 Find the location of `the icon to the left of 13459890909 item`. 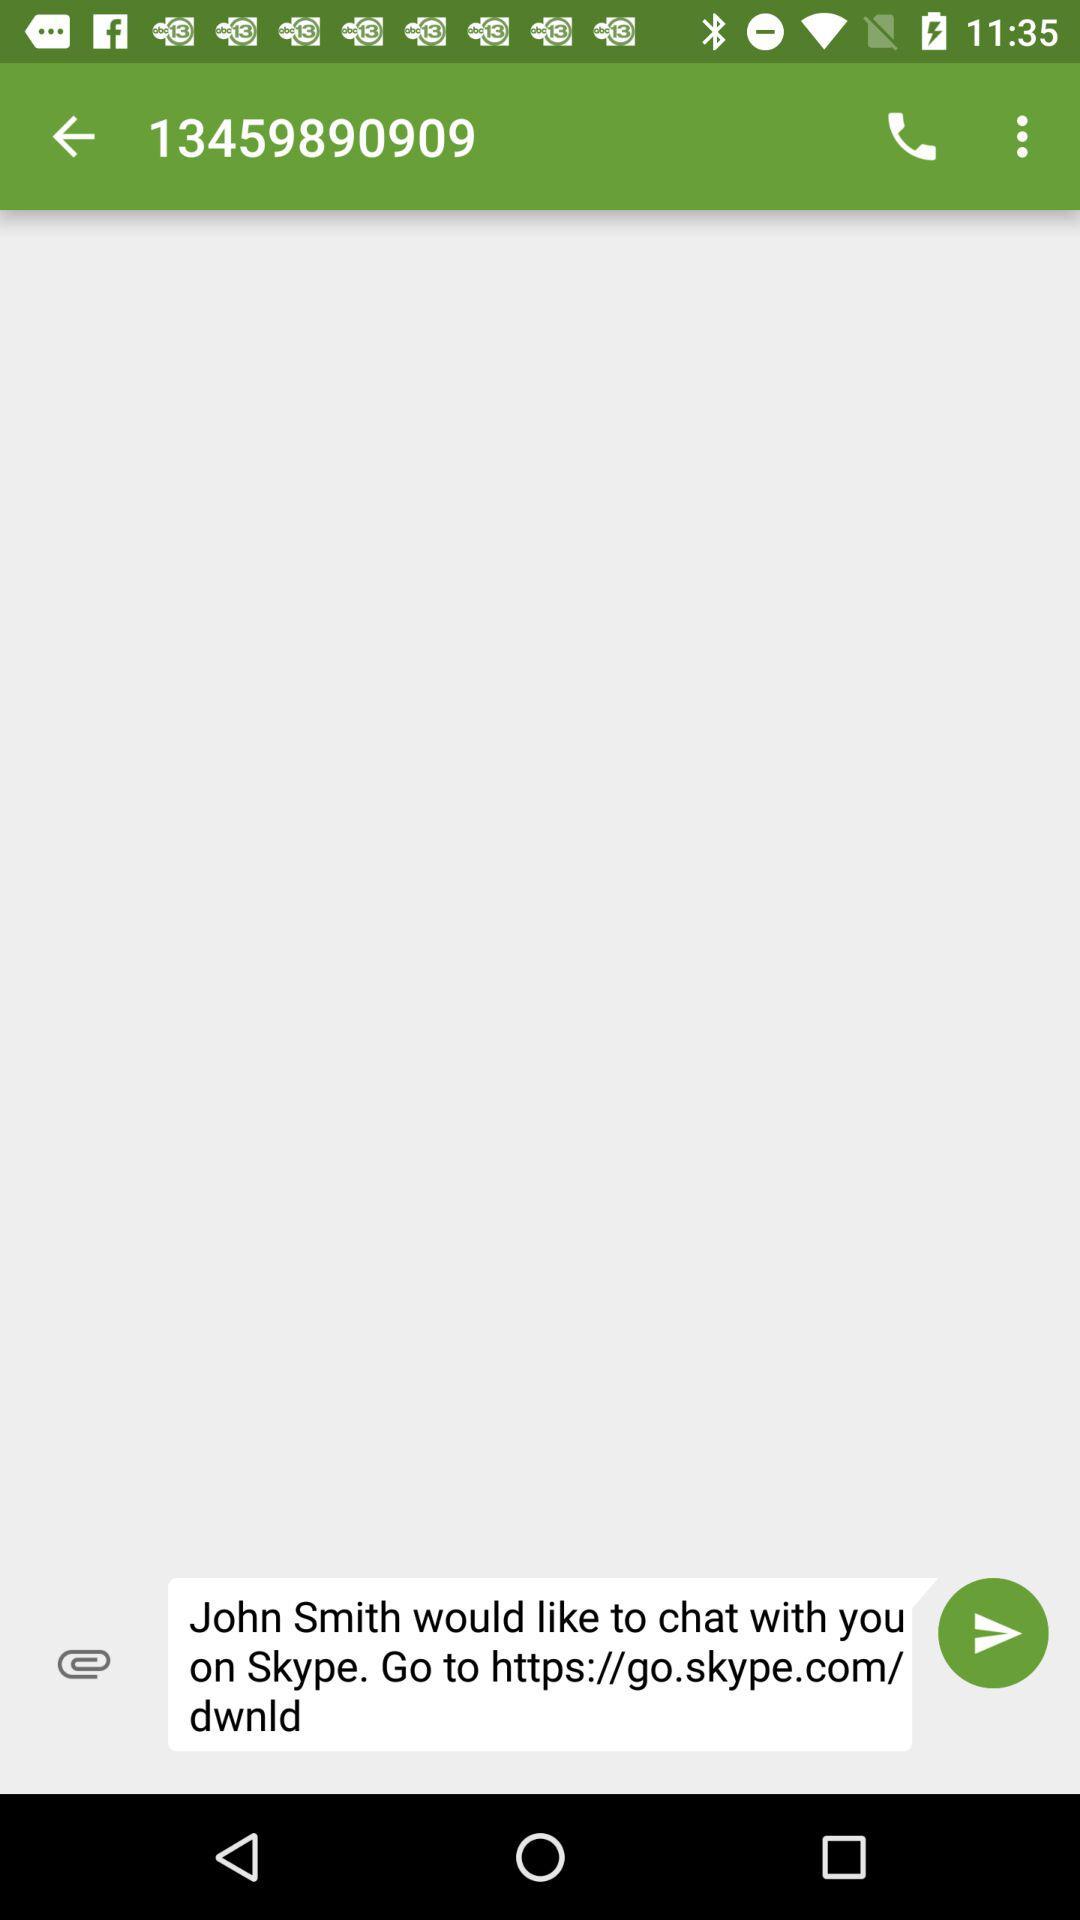

the icon to the left of 13459890909 item is located at coordinates (72, 135).